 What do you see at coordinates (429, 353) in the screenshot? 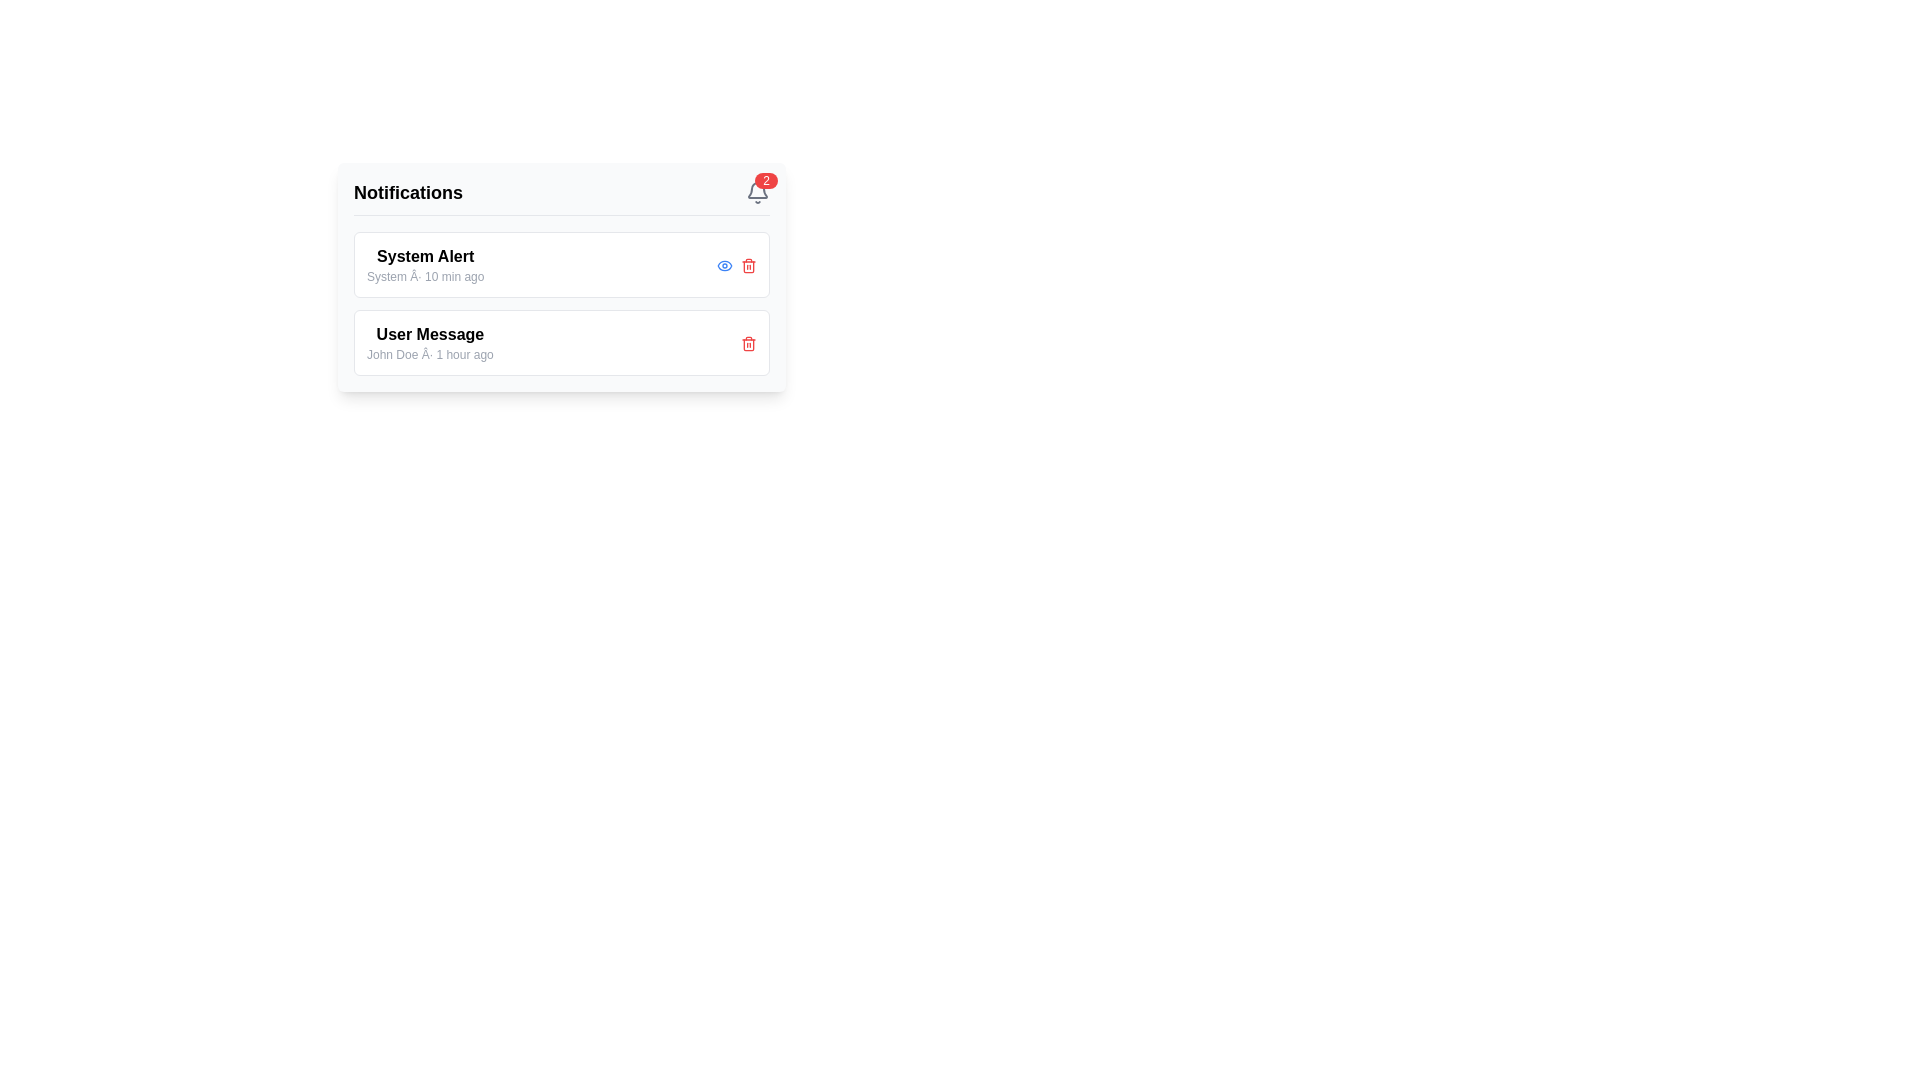
I see `text from the Text Label located immediately below the 'User Message' in the notification card under the 'Notifications' section of the interface, which provides metadata about the user message` at bounding box center [429, 353].